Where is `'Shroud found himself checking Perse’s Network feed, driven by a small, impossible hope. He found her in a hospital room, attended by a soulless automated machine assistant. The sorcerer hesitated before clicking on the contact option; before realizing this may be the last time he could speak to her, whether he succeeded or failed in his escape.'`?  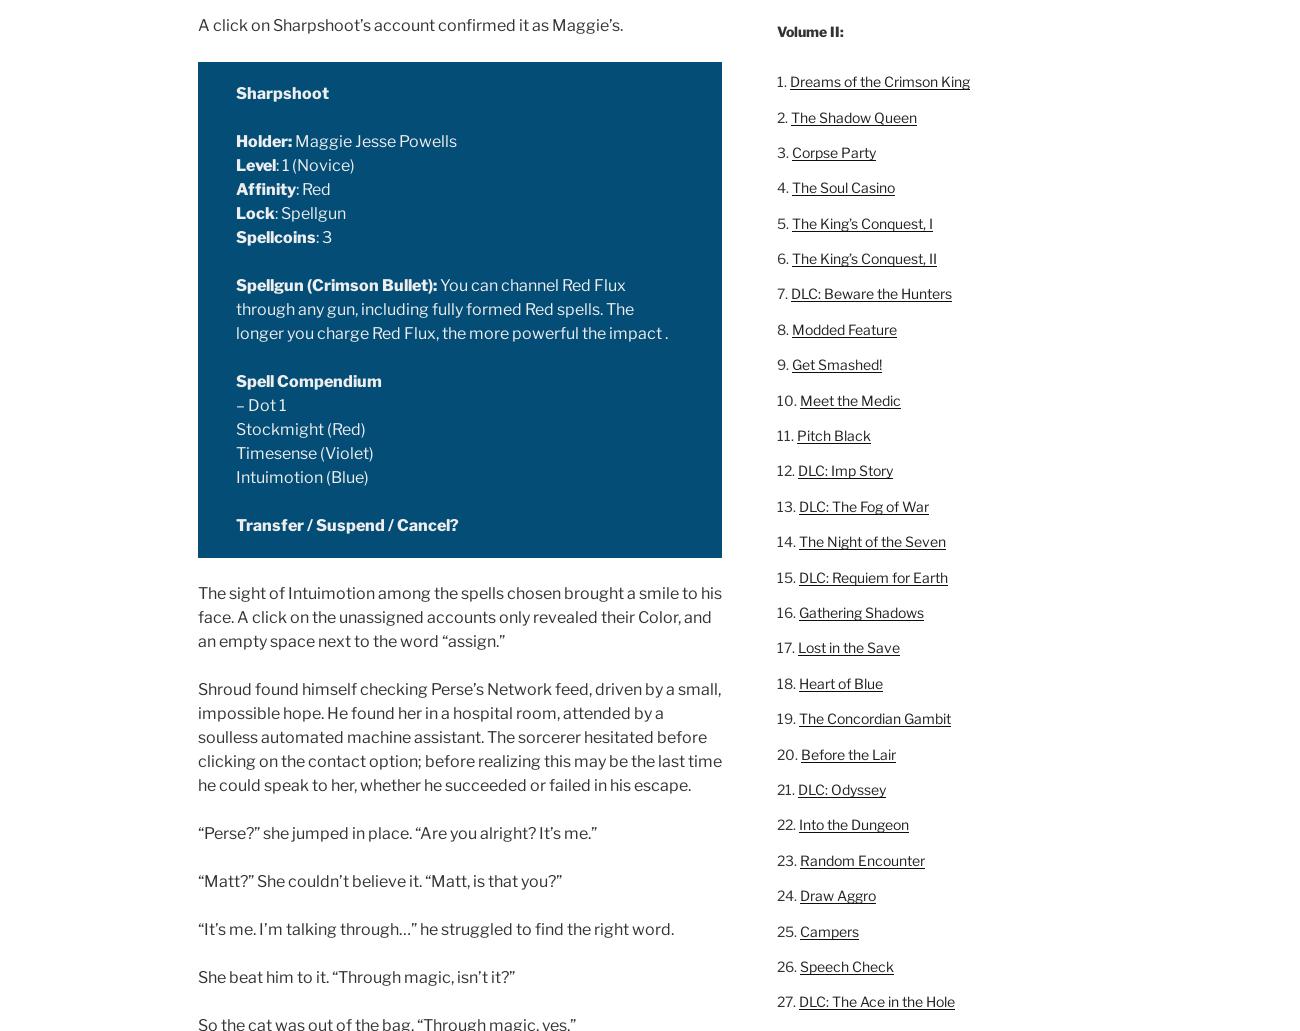
'Shroud found himself checking Perse’s Network feed, driven by a small, impossible hope. He found her in a hospital room, attended by a soulless automated machine assistant. The sorcerer hesitated before clicking on the contact option; before realizing this may be the last time he could speak to her, whether he succeeded or failed in his escape.' is located at coordinates (458, 736).